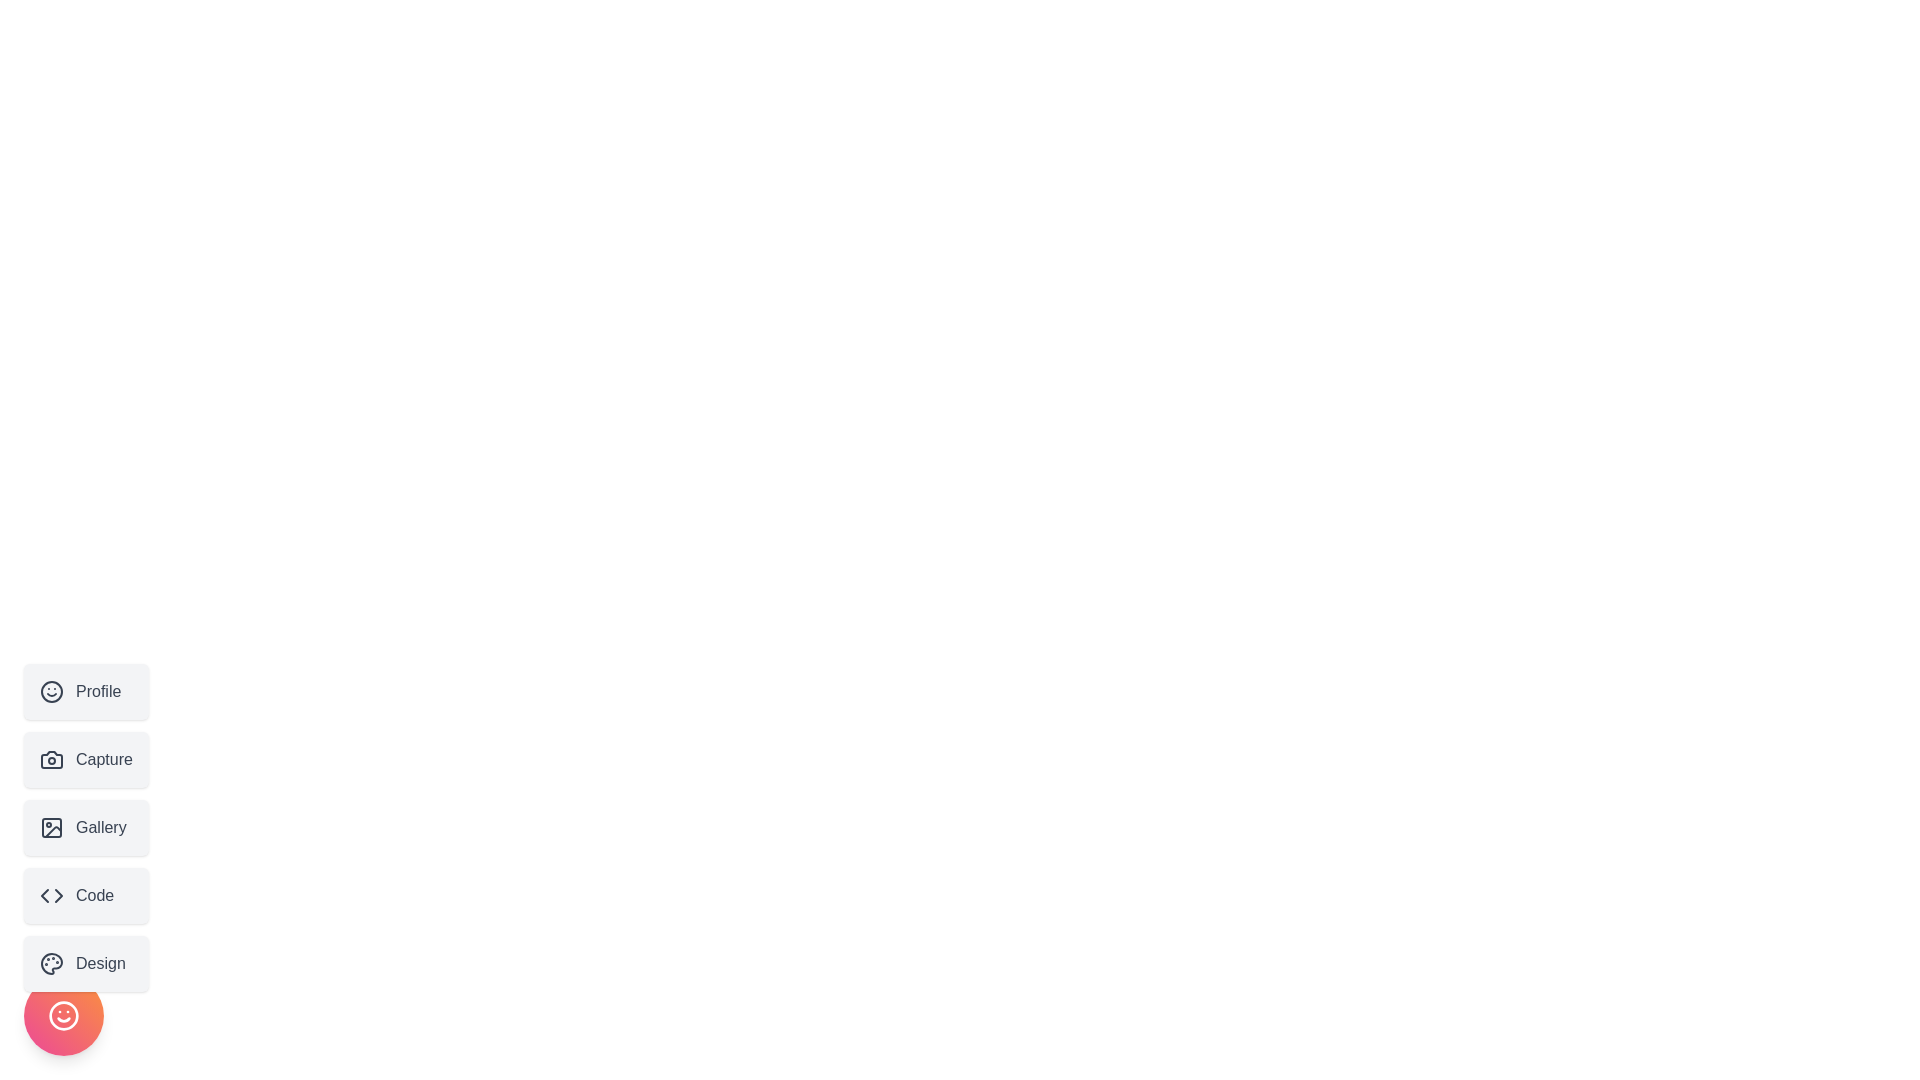  Describe the element at coordinates (97, 690) in the screenshot. I see `the 'Profile' text label, which is a bold dark gray text part of the first button in a vertical sidebar menu, located to the right of a circular smiley face icon` at that location.